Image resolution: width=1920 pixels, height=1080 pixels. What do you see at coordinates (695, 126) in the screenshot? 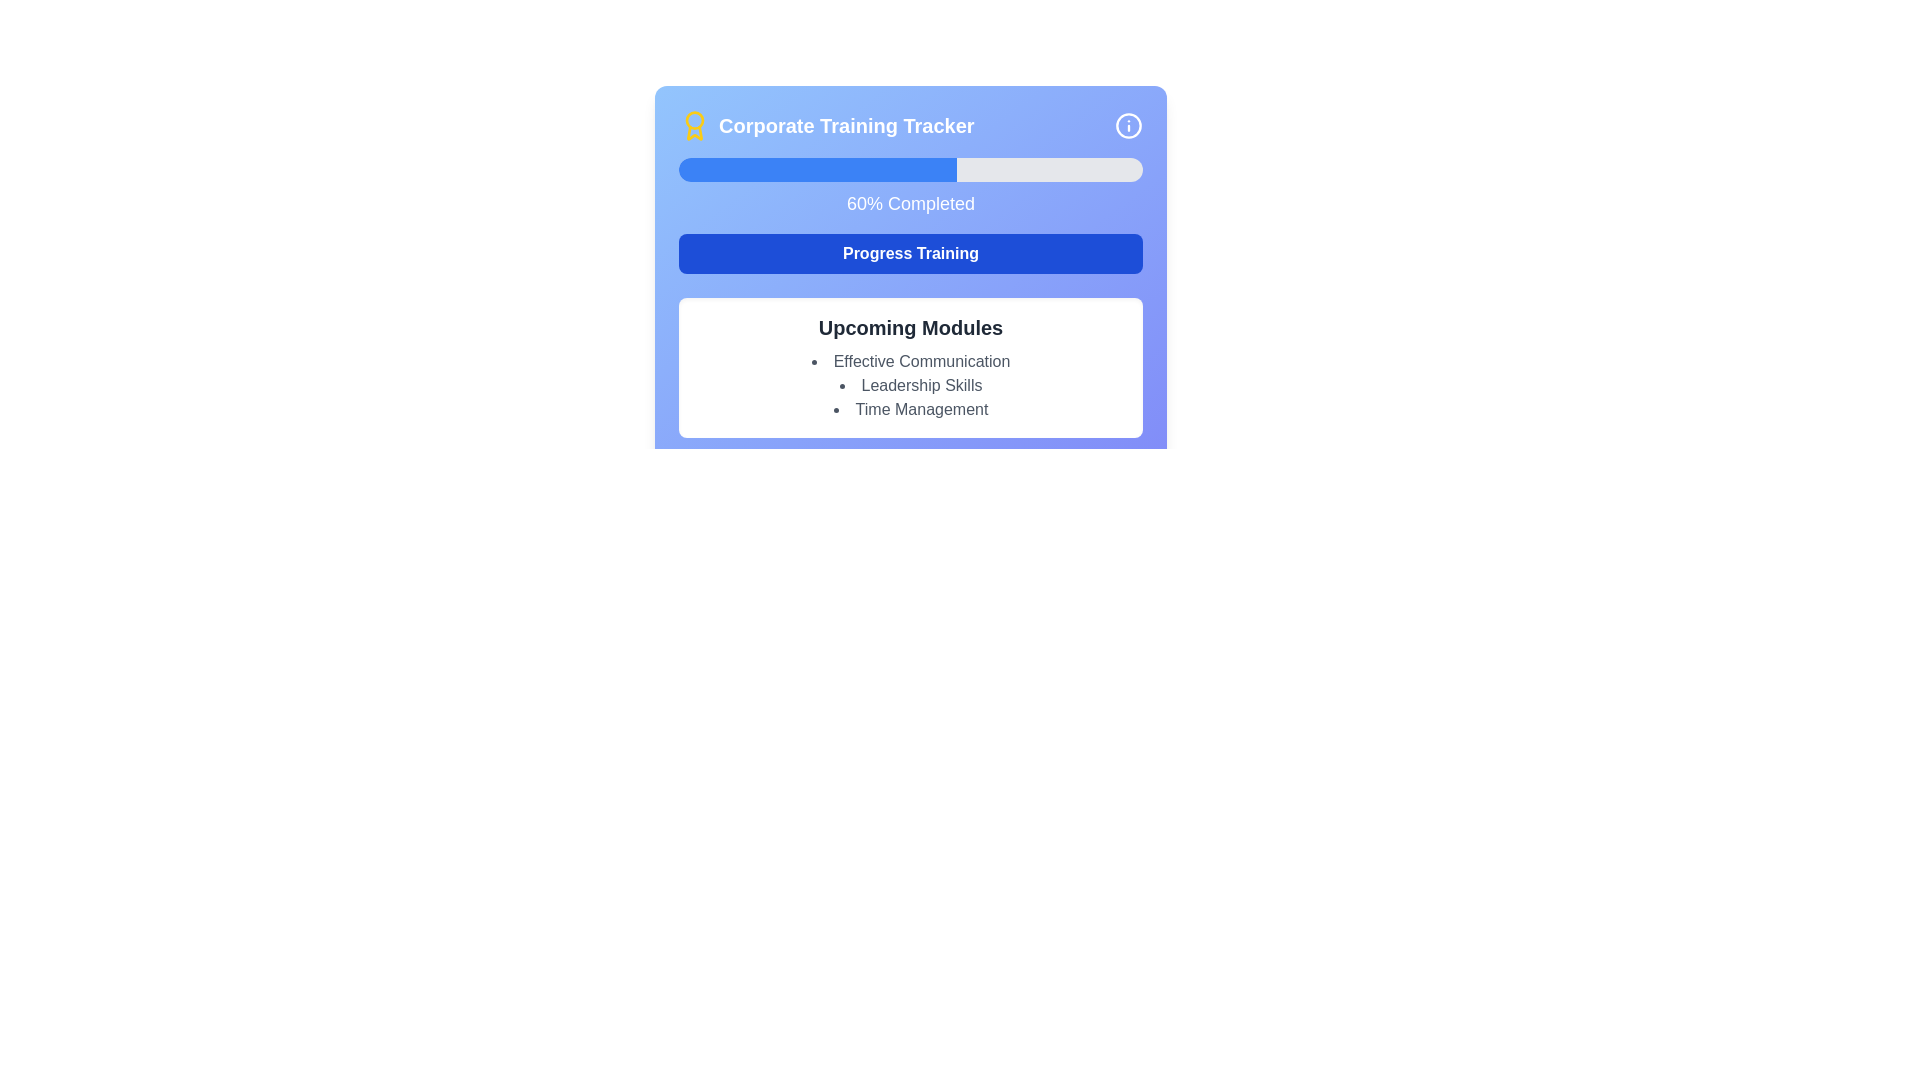
I see `the award medal icon, which is yellow and located at the top-left side of the 'Corporate Training Tracker' card, preceding the title text` at bounding box center [695, 126].